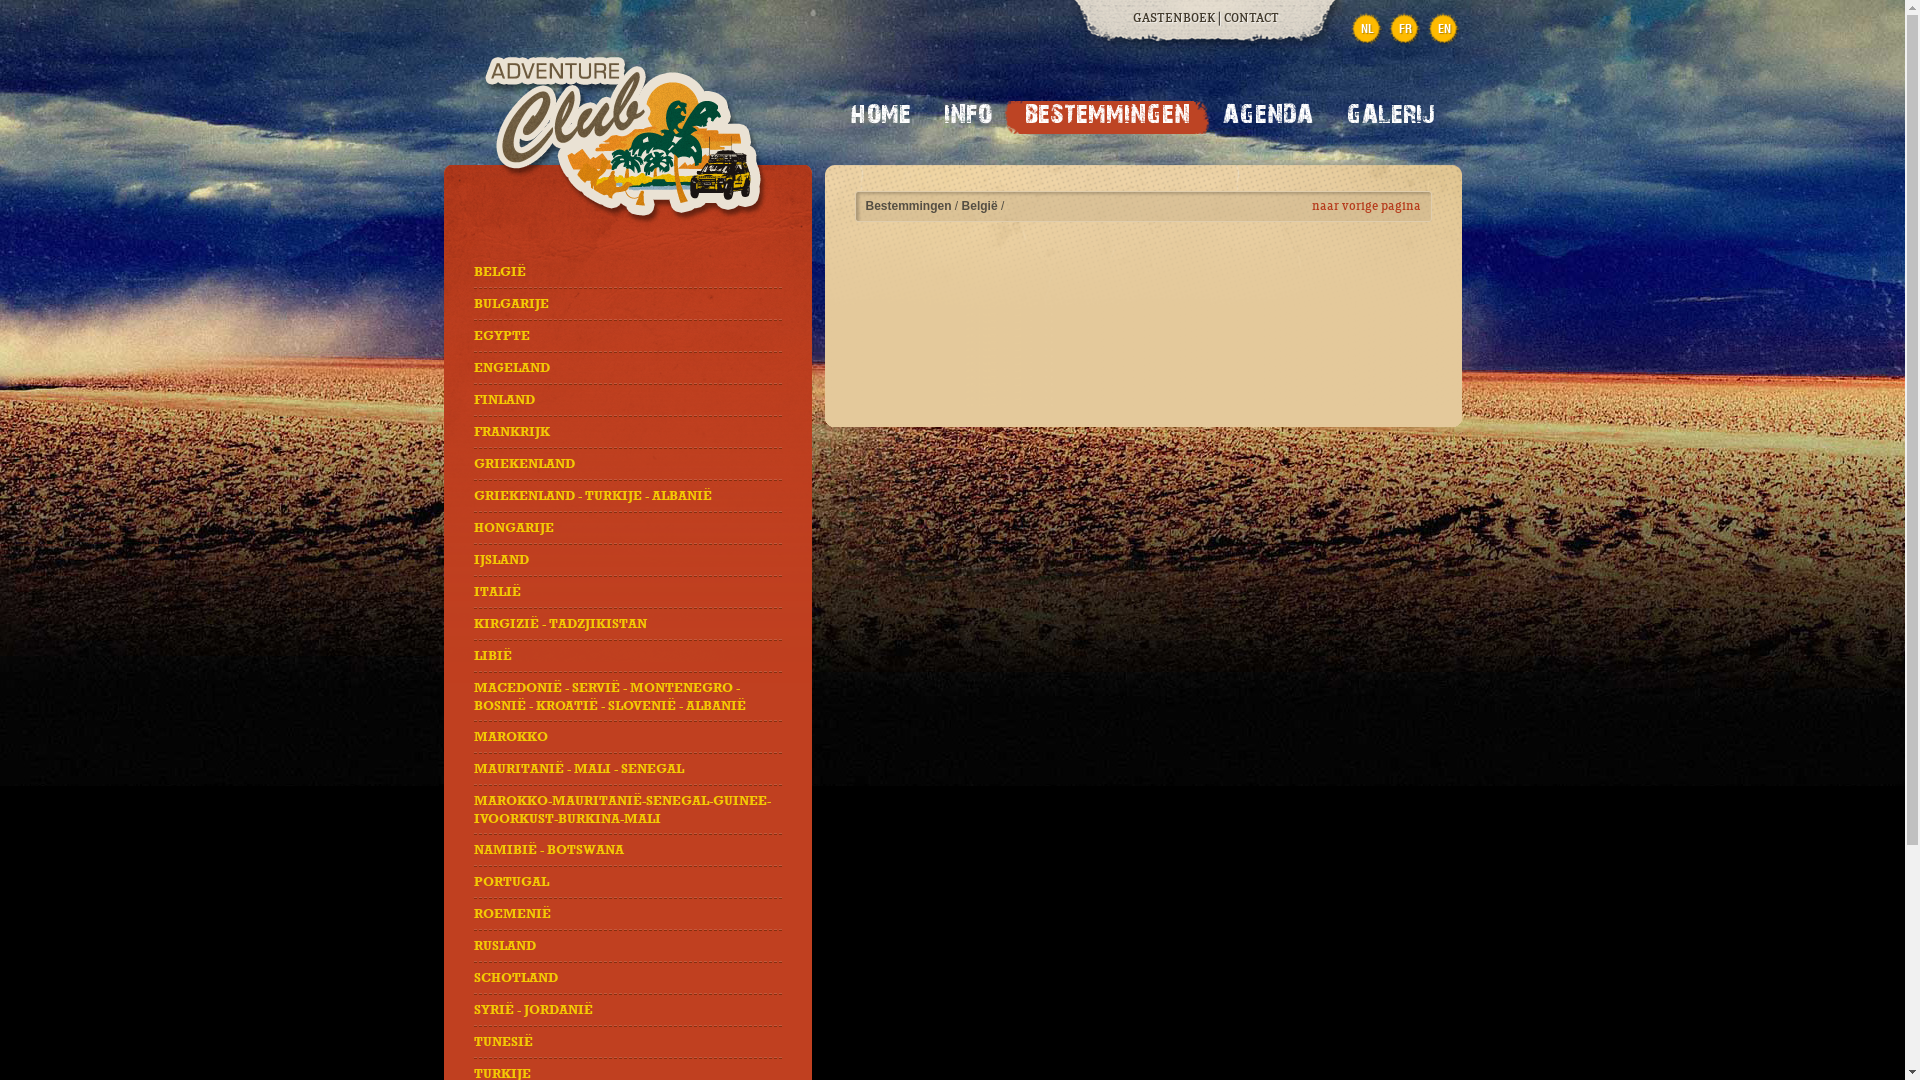 This screenshot has width=1920, height=1080. What do you see at coordinates (1365, 206) in the screenshot?
I see `'naar vorige pagina'` at bounding box center [1365, 206].